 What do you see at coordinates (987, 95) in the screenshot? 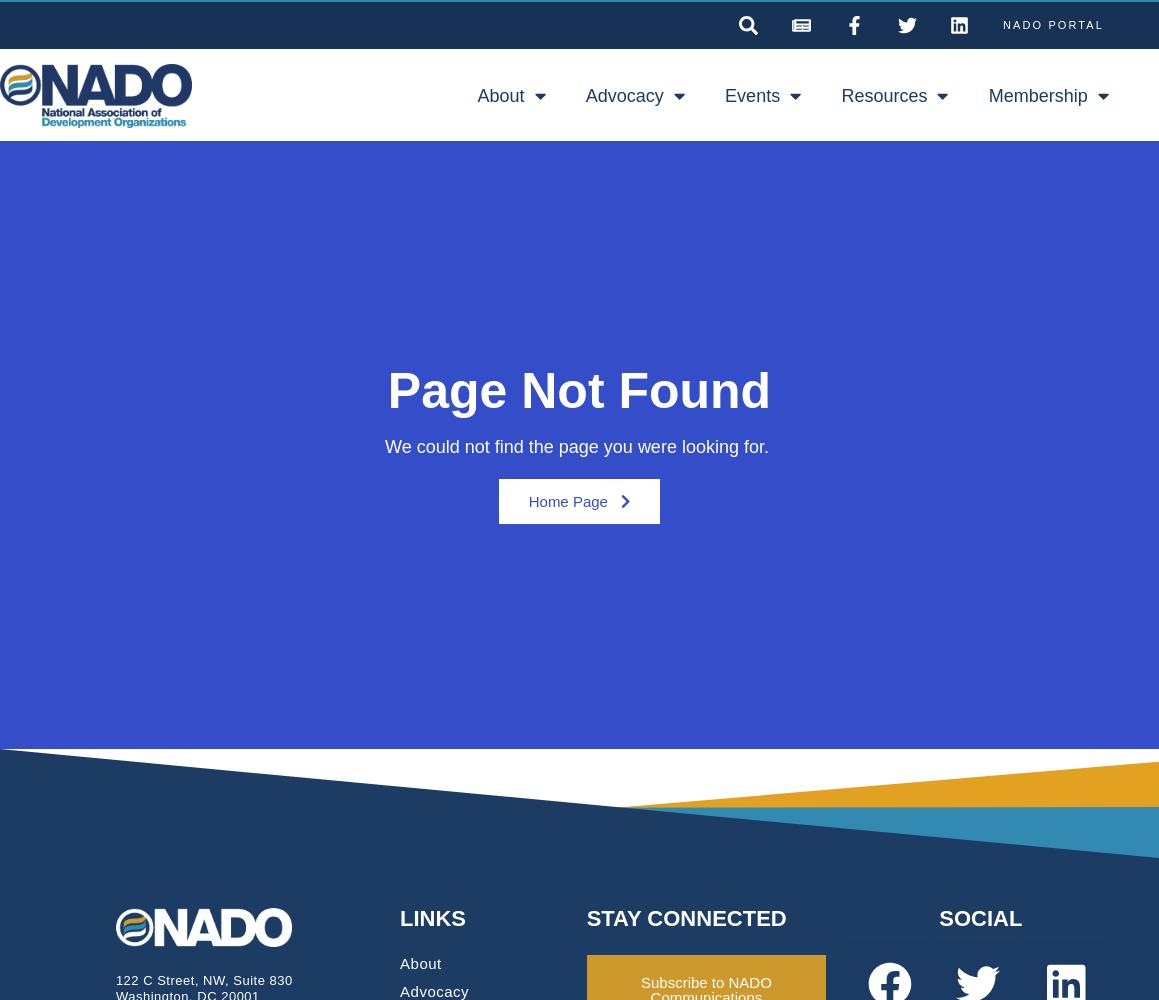
I see `'Membership'` at bounding box center [987, 95].